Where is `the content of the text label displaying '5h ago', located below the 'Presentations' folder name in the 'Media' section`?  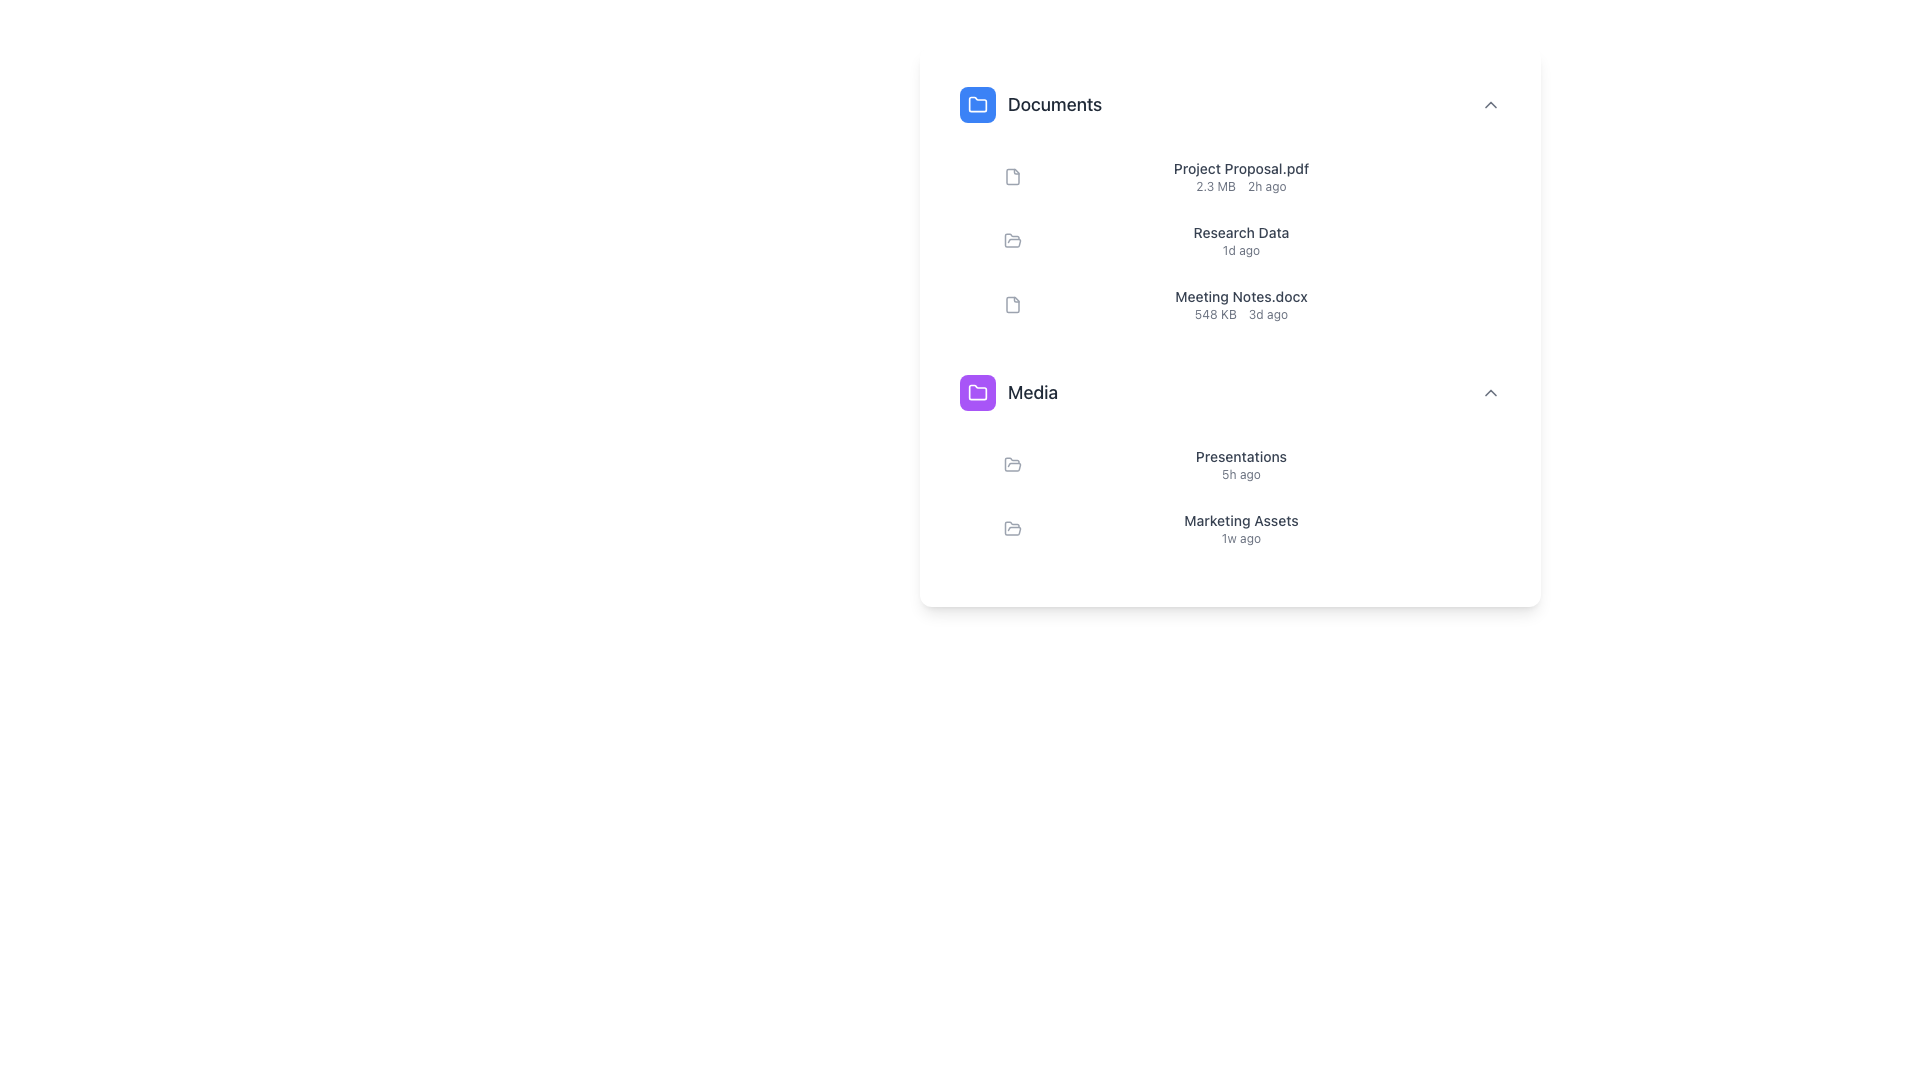 the content of the text label displaying '5h ago', located below the 'Presentations' folder name in the 'Media' section is located at coordinates (1240, 474).